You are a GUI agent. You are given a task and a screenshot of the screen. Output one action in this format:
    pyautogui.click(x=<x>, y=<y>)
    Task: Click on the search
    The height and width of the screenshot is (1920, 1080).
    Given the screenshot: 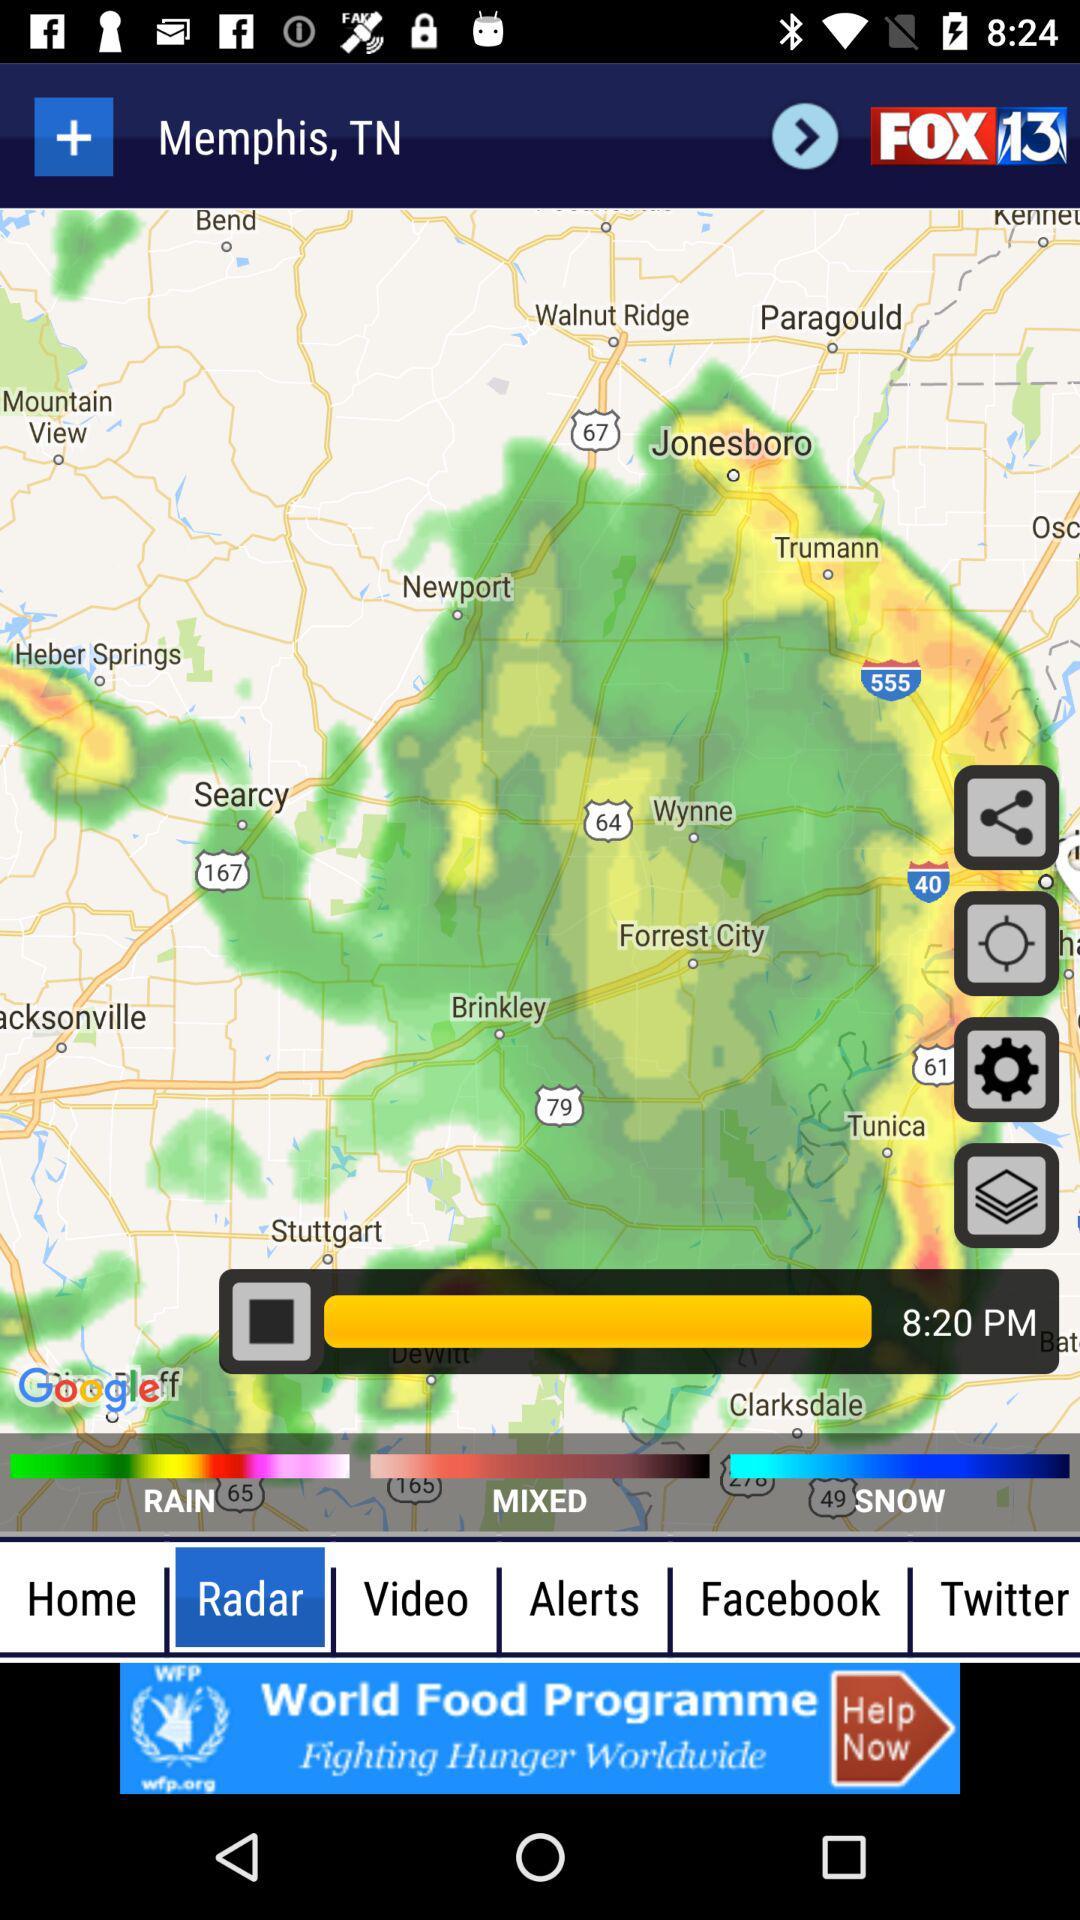 What is the action you would take?
    pyautogui.click(x=804, y=135)
    